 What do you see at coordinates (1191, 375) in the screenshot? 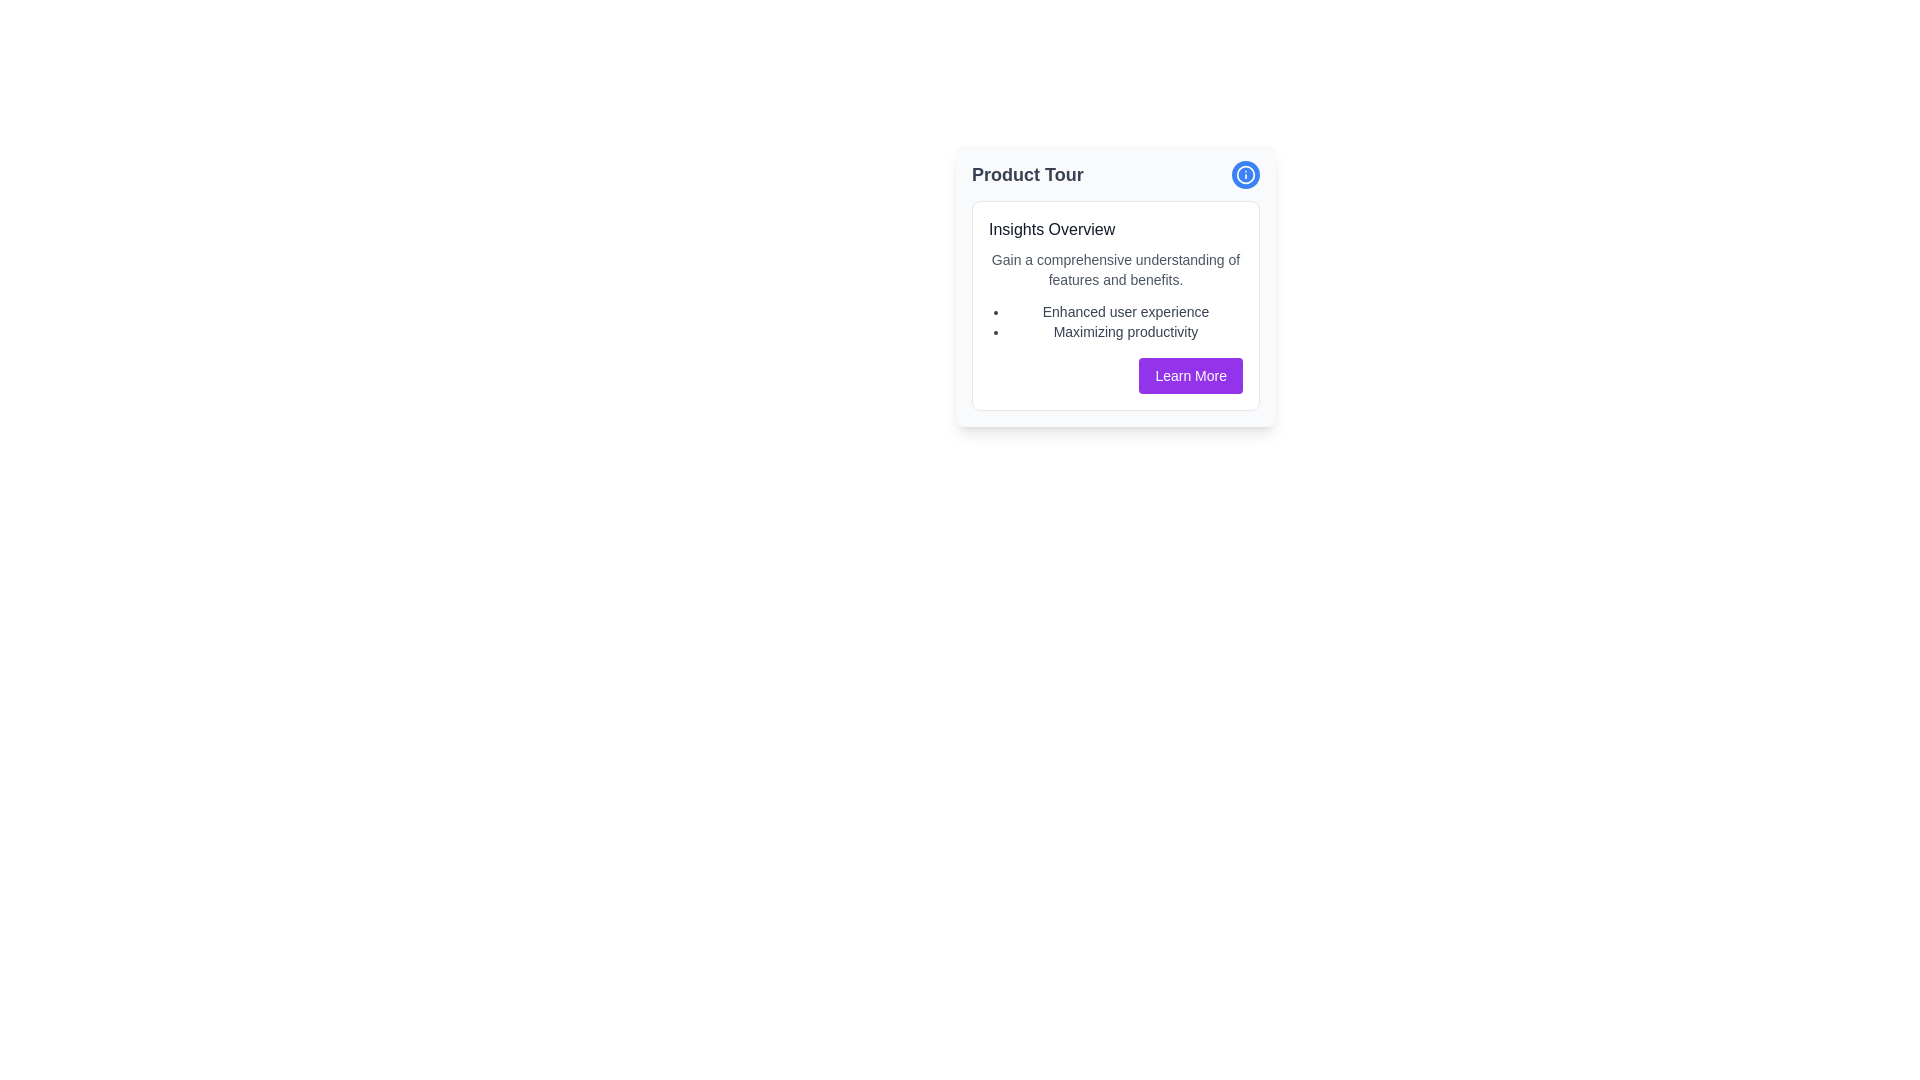
I see `the button located below the 'Insights Overview' text, which directs users` at bounding box center [1191, 375].